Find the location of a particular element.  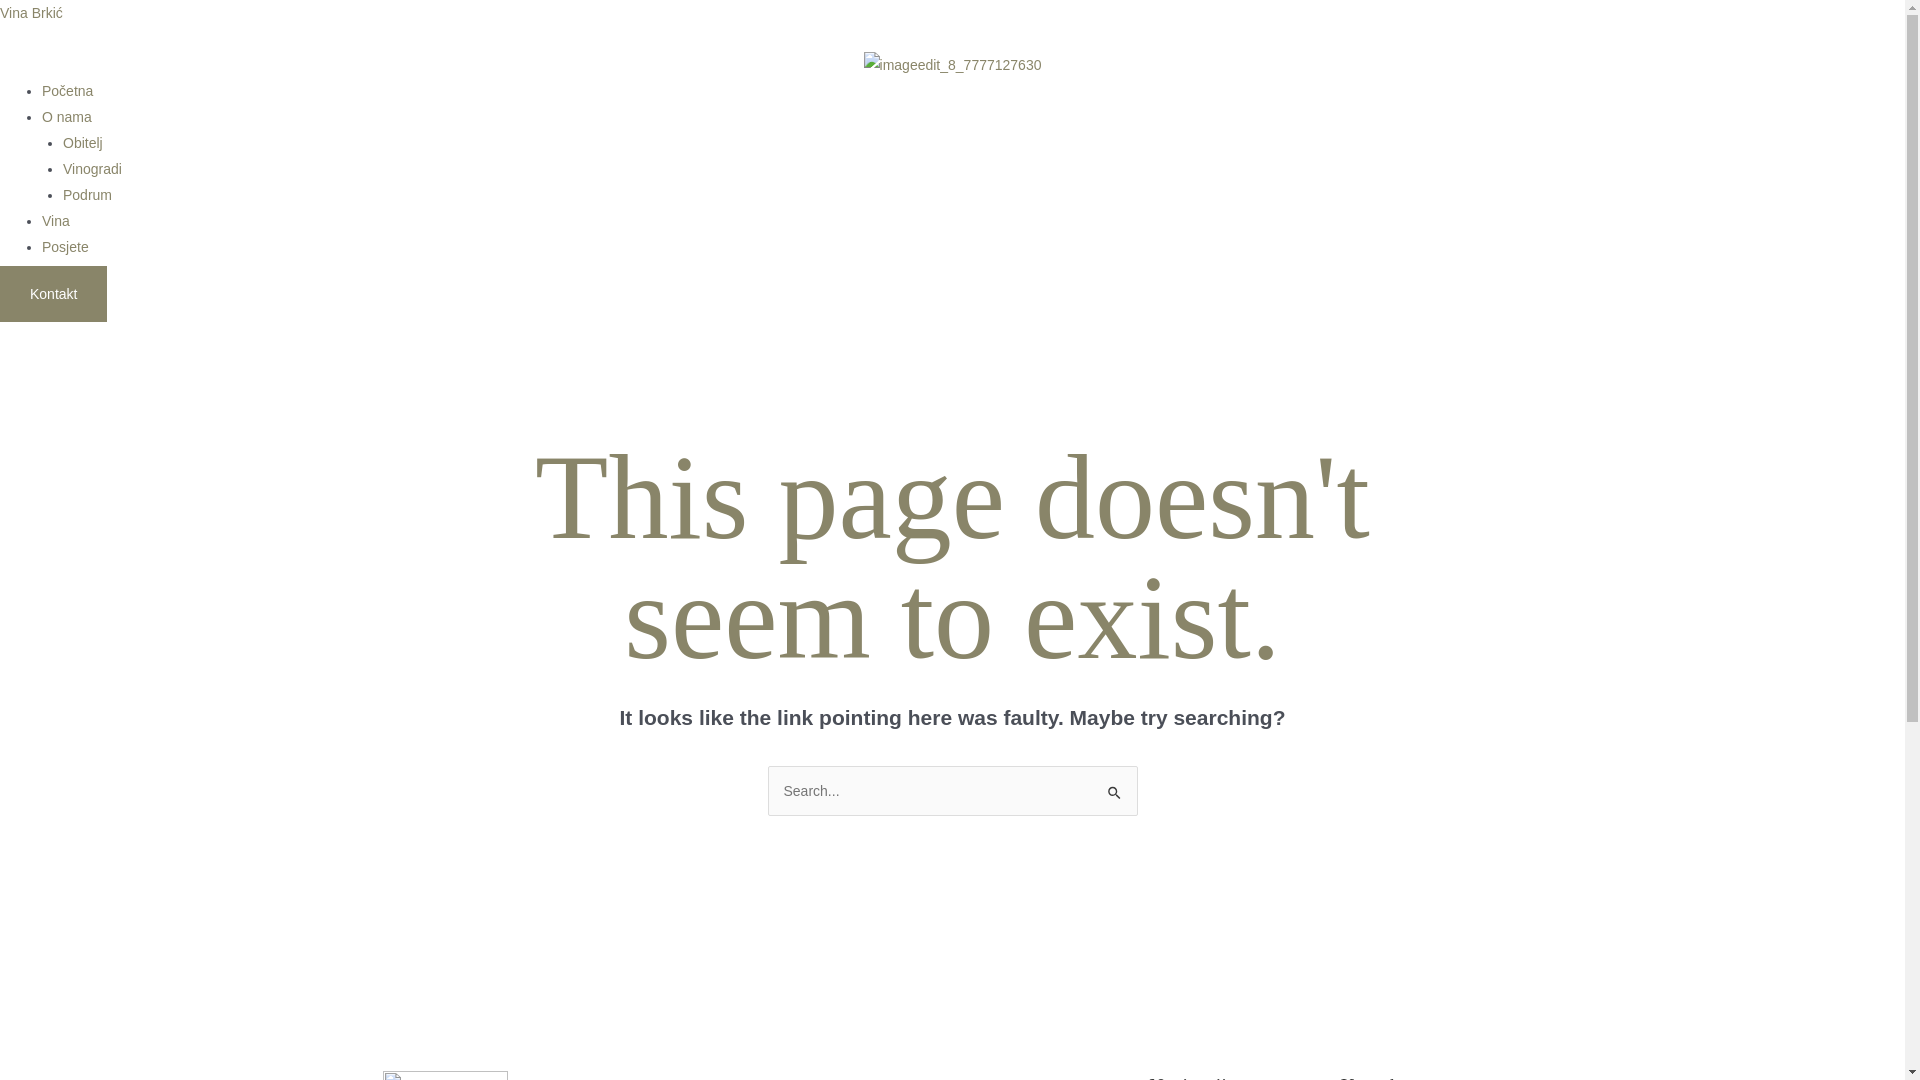

'Kontakt' is located at coordinates (0, 293).